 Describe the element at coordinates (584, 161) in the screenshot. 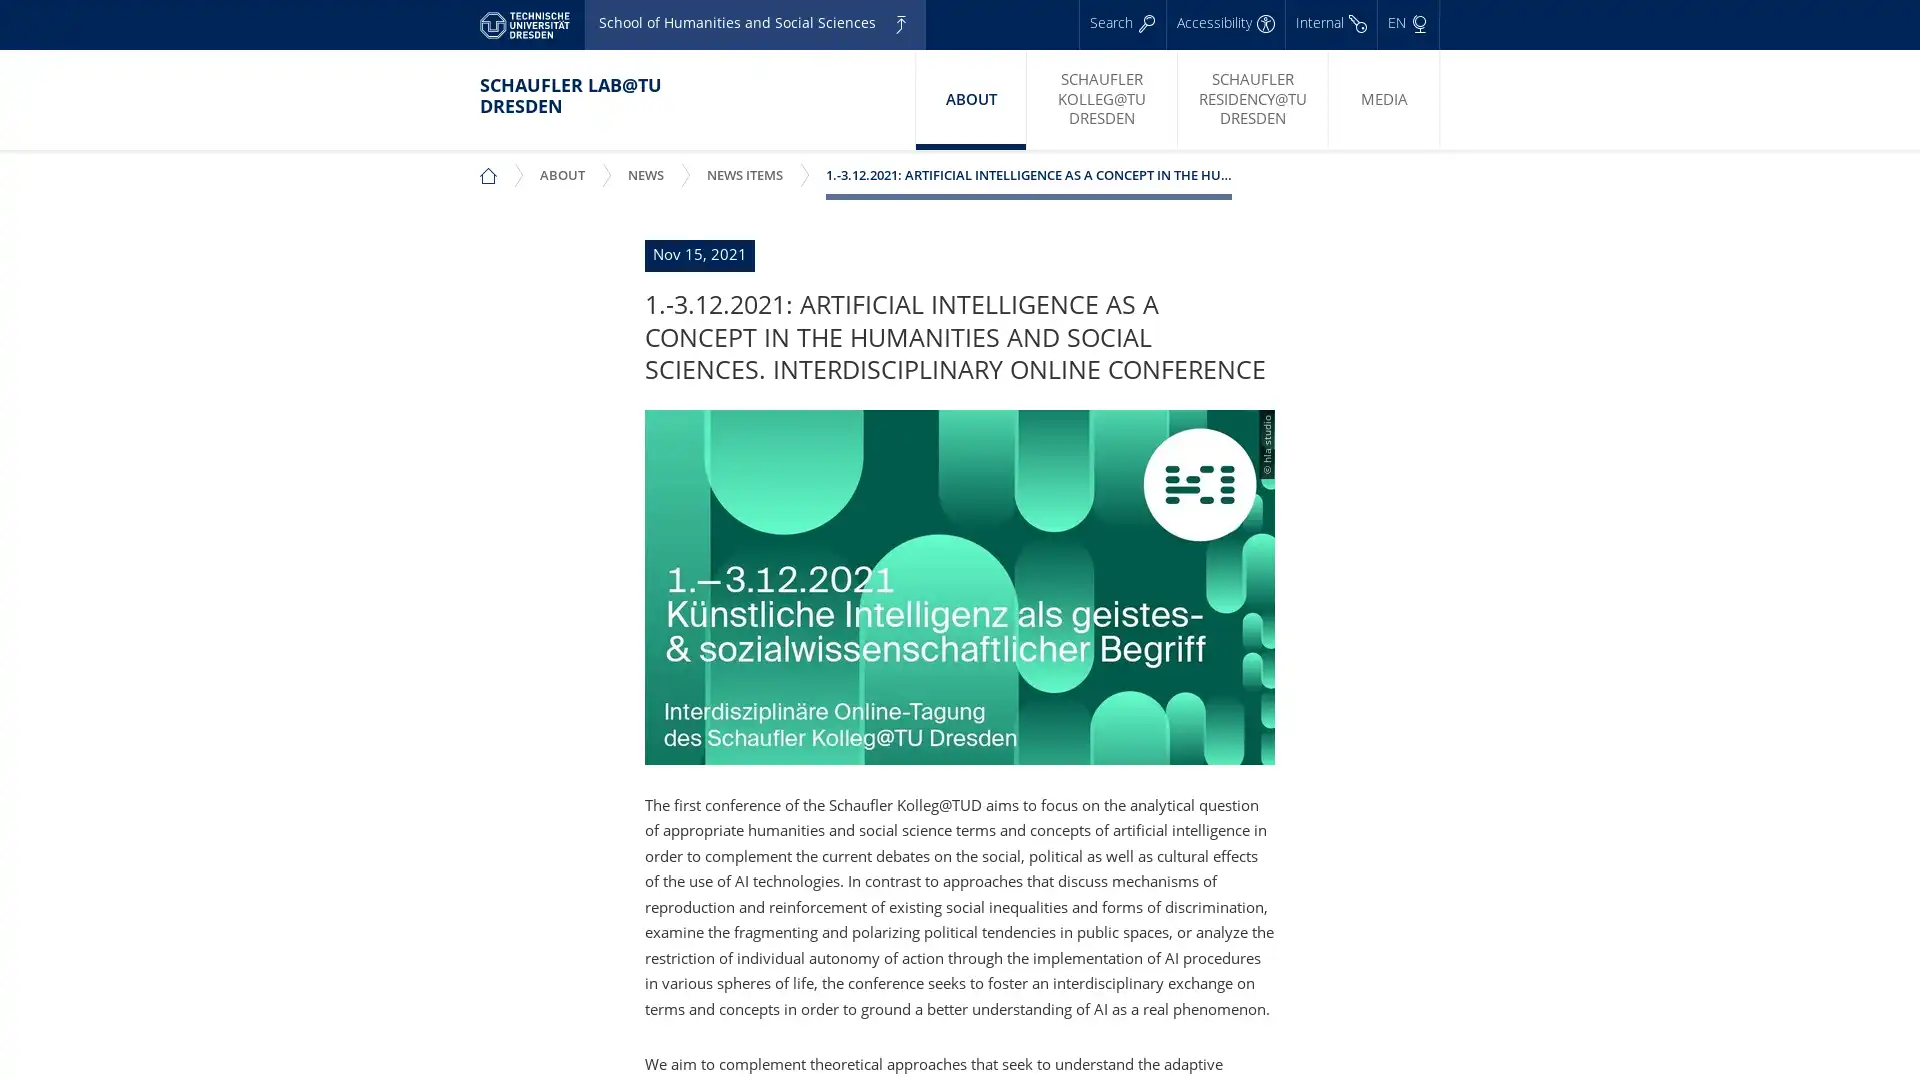

I see `Show submenu` at that location.